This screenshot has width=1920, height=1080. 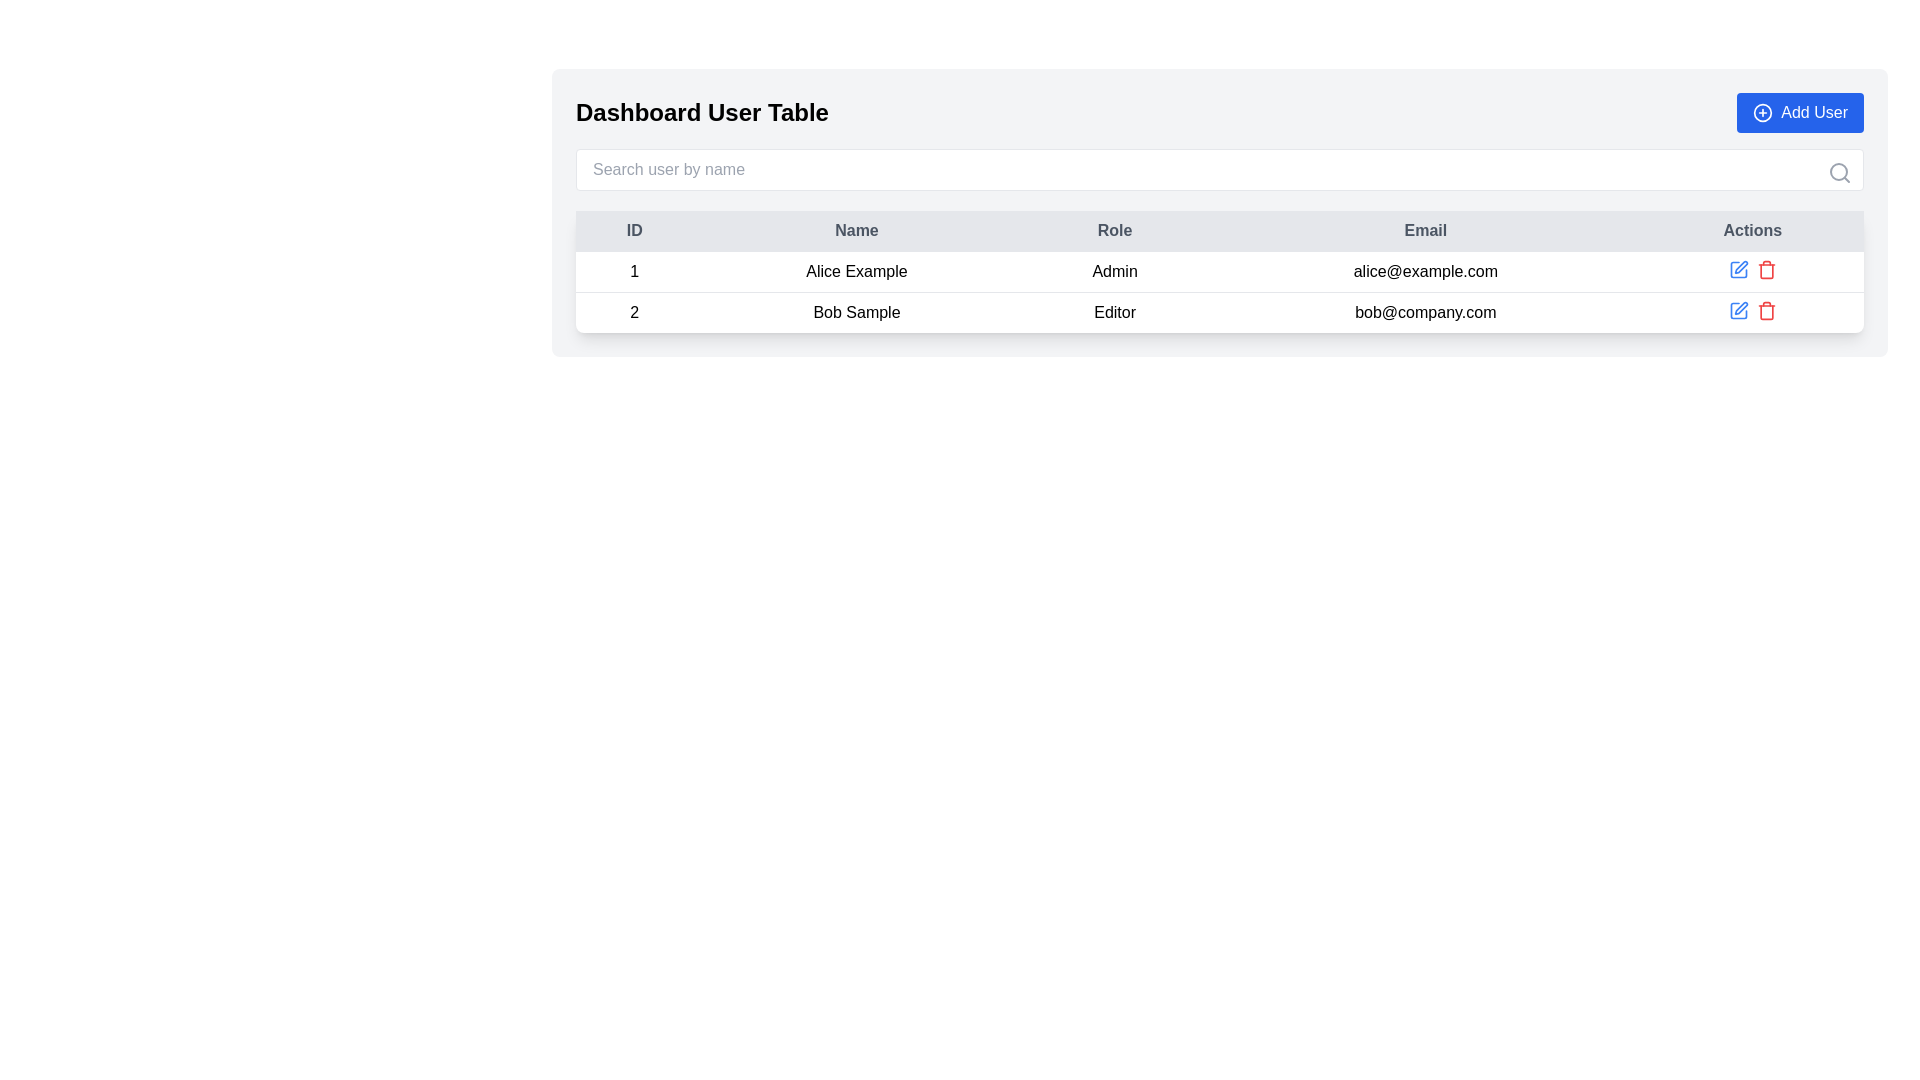 What do you see at coordinates (1751, 230) in the screenshot?
I see `the text label displaying 'Actions' at the top of the column in the table header, which has a grey background and is aligned with other column headers` at bounding box center [1751, 230].